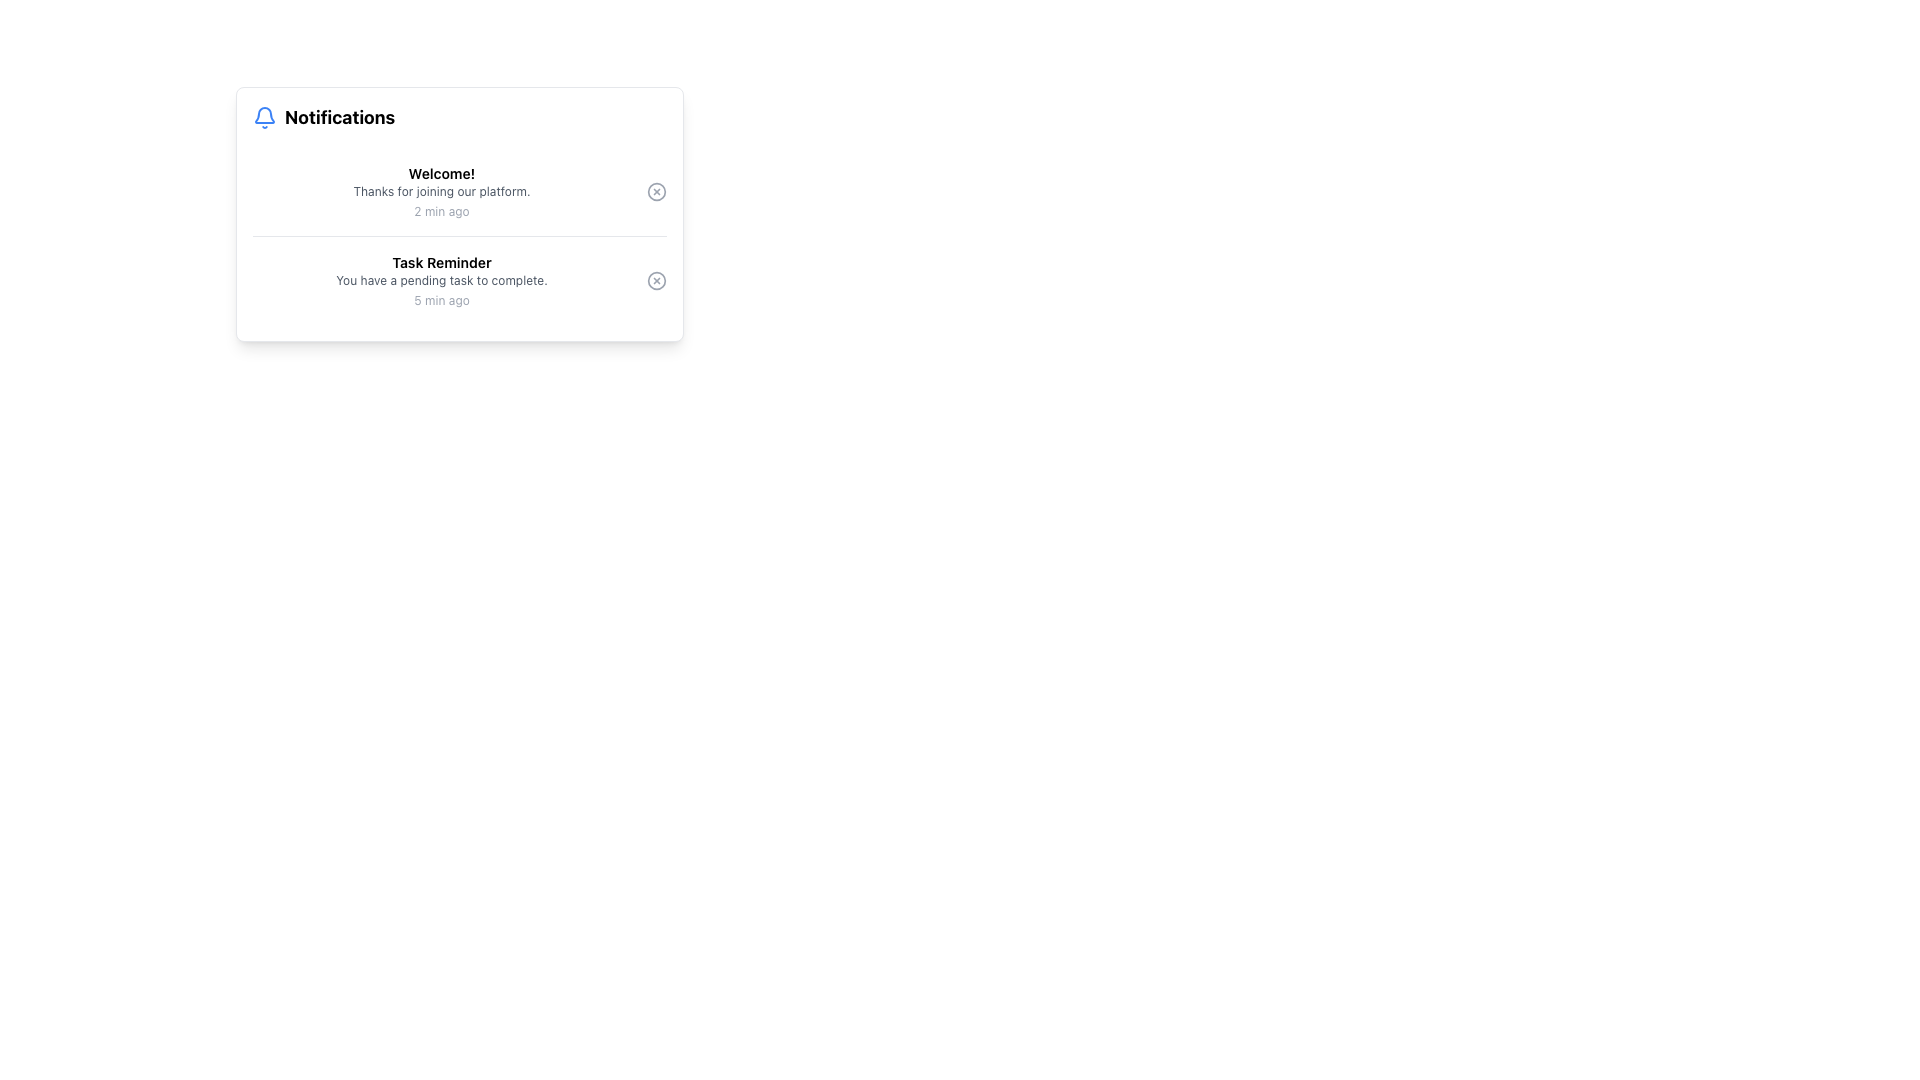 This screenshot has height=1080, width=1920. I want to click on timestamp indicating the time elapsed since the 'Task Reminder' notification was created, which is displayed as '5 min ago' below the task description, so click(440, 300).